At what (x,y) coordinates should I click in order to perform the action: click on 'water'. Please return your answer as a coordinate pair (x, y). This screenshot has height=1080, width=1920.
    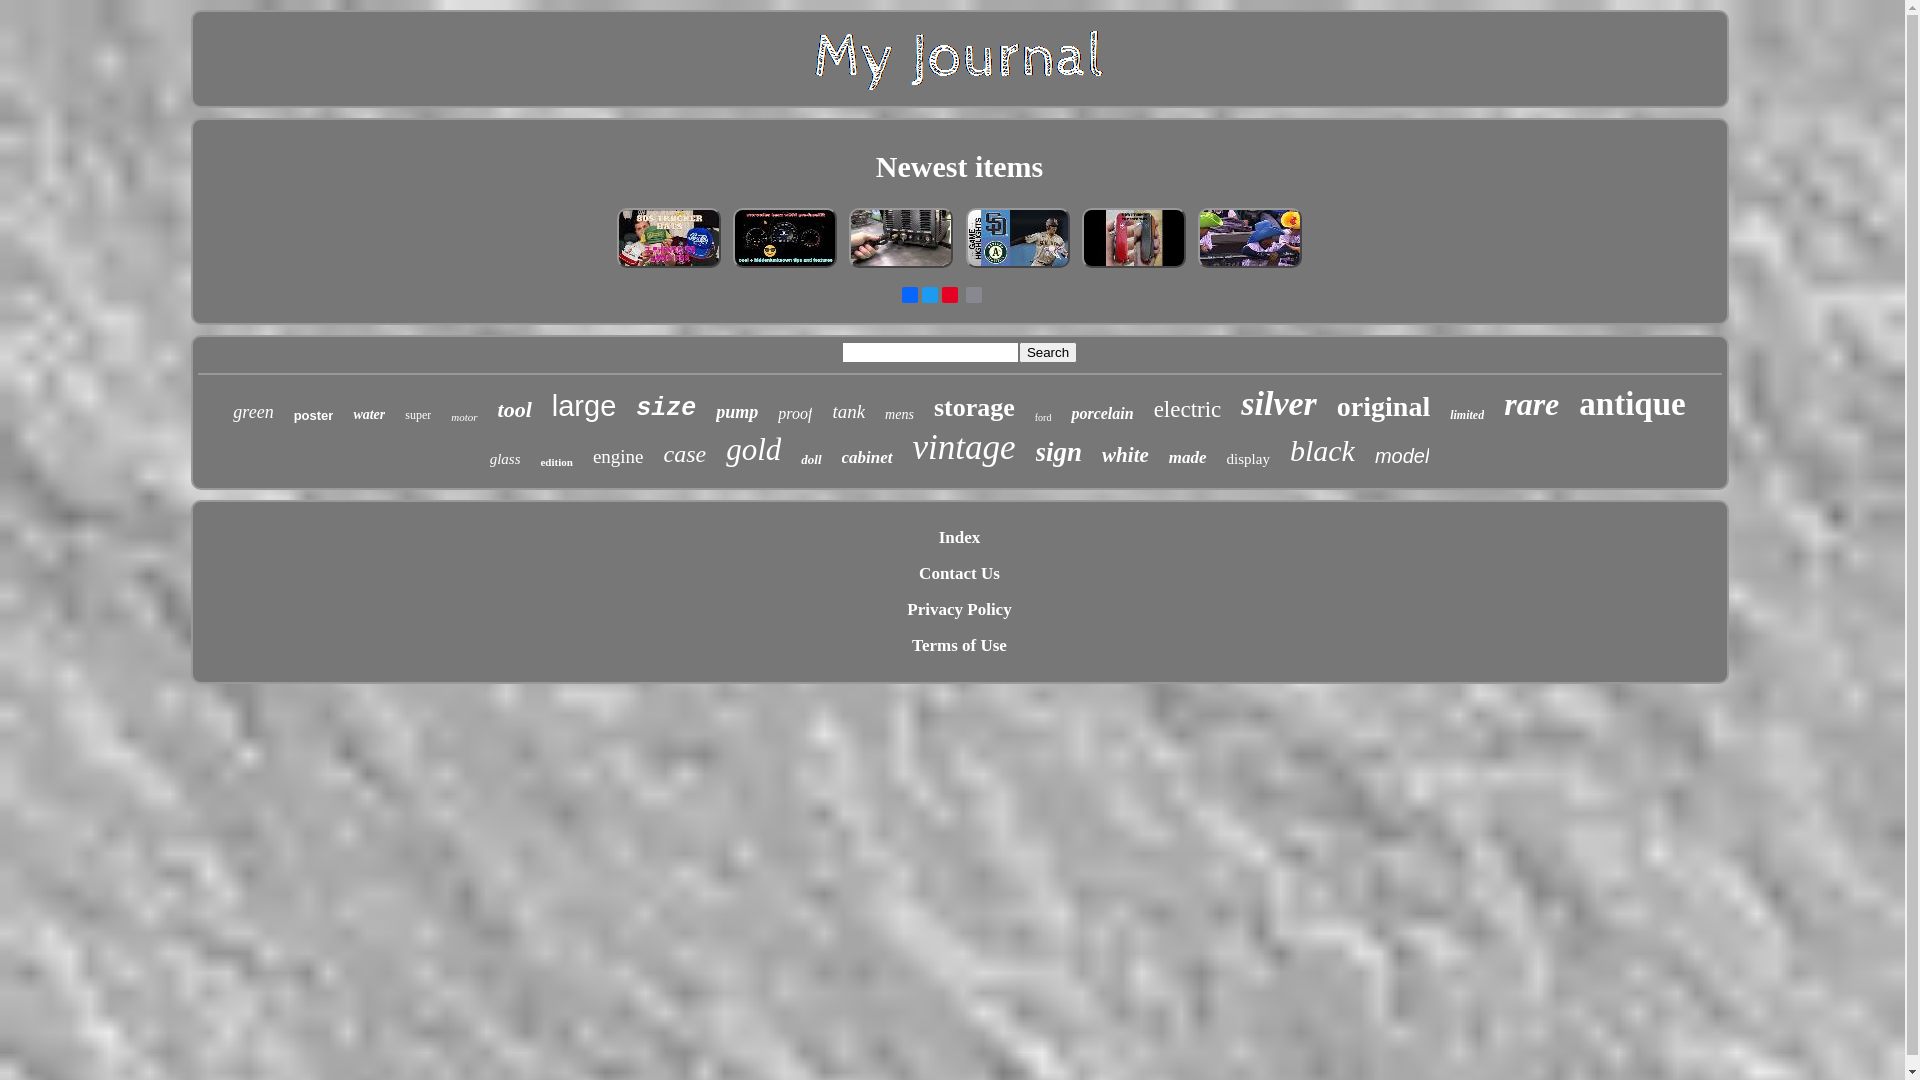
    Looking at the image, I should click on (369, 414).